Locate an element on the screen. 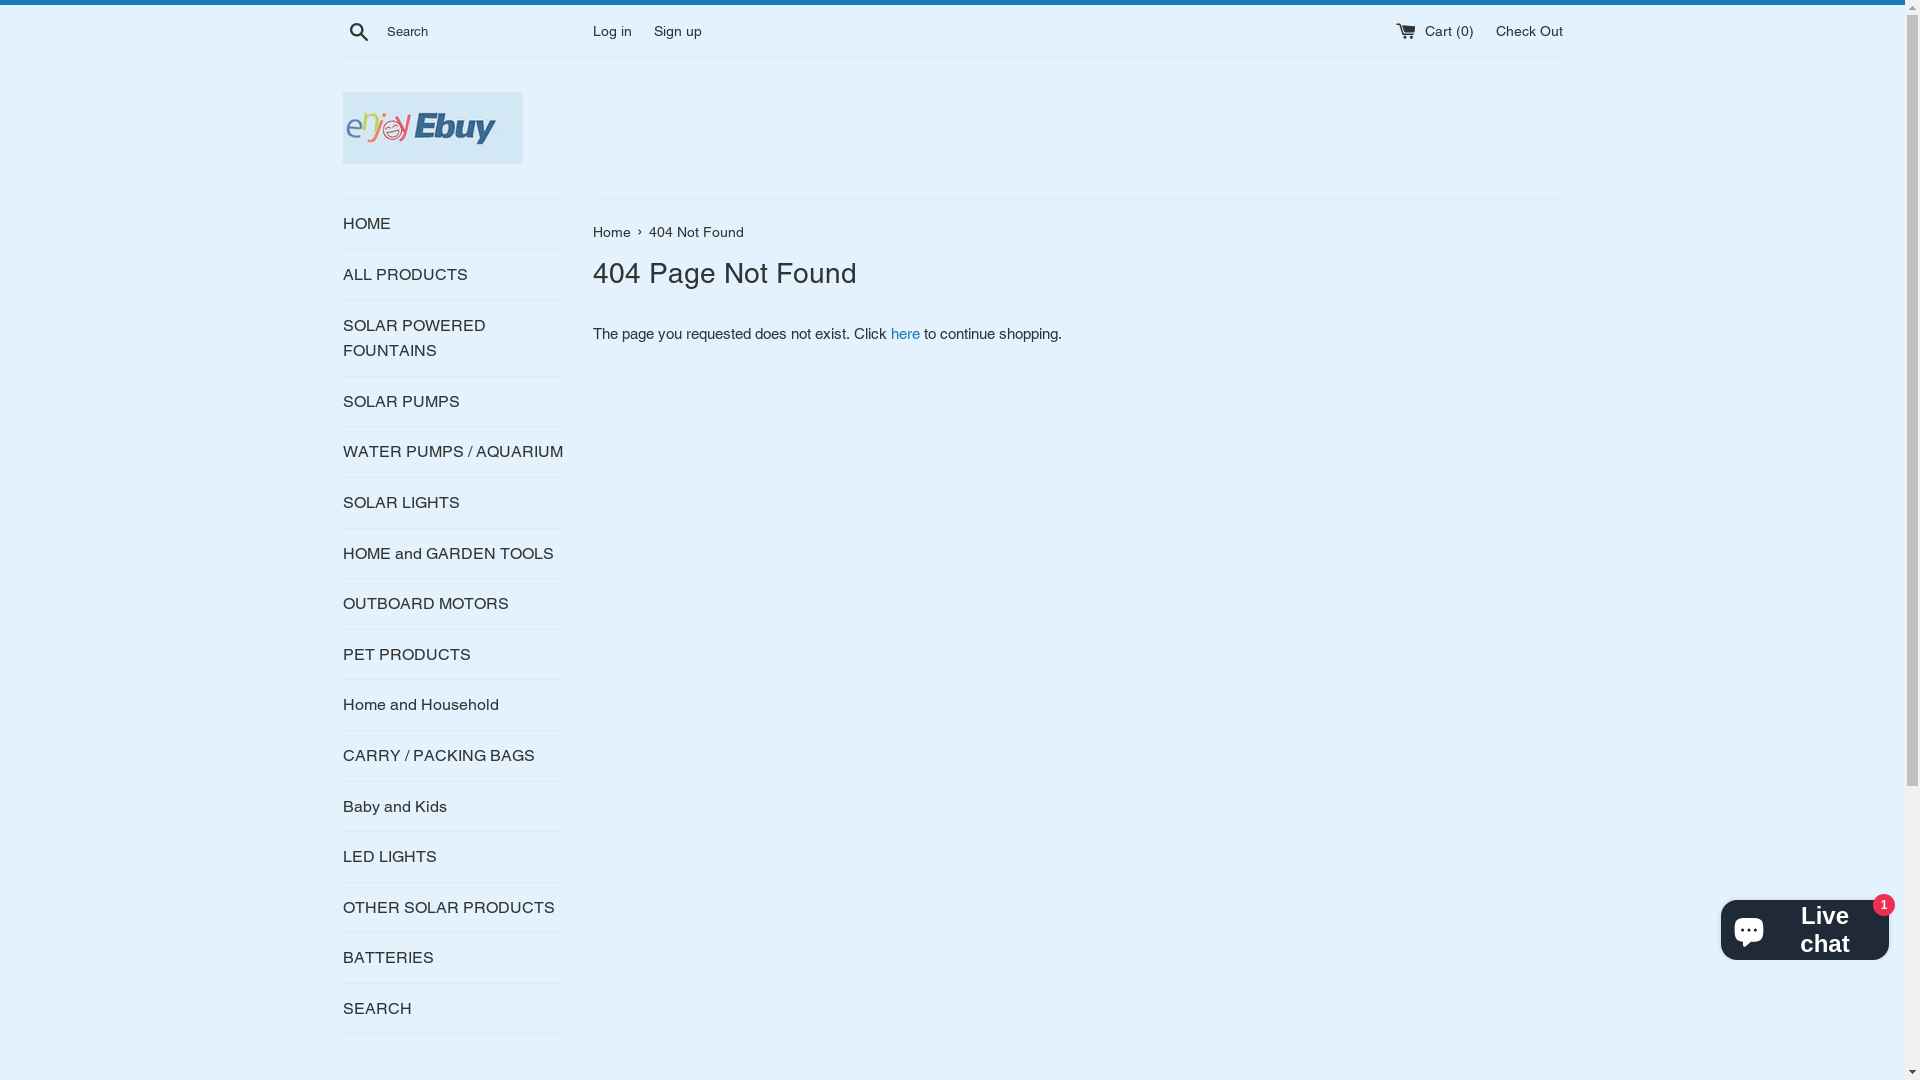 Image resolution: width=1920 pixels, height=1080 pixels. 'WATER PUMPS / AQUARIUM' is located at coordinates (450, 451).